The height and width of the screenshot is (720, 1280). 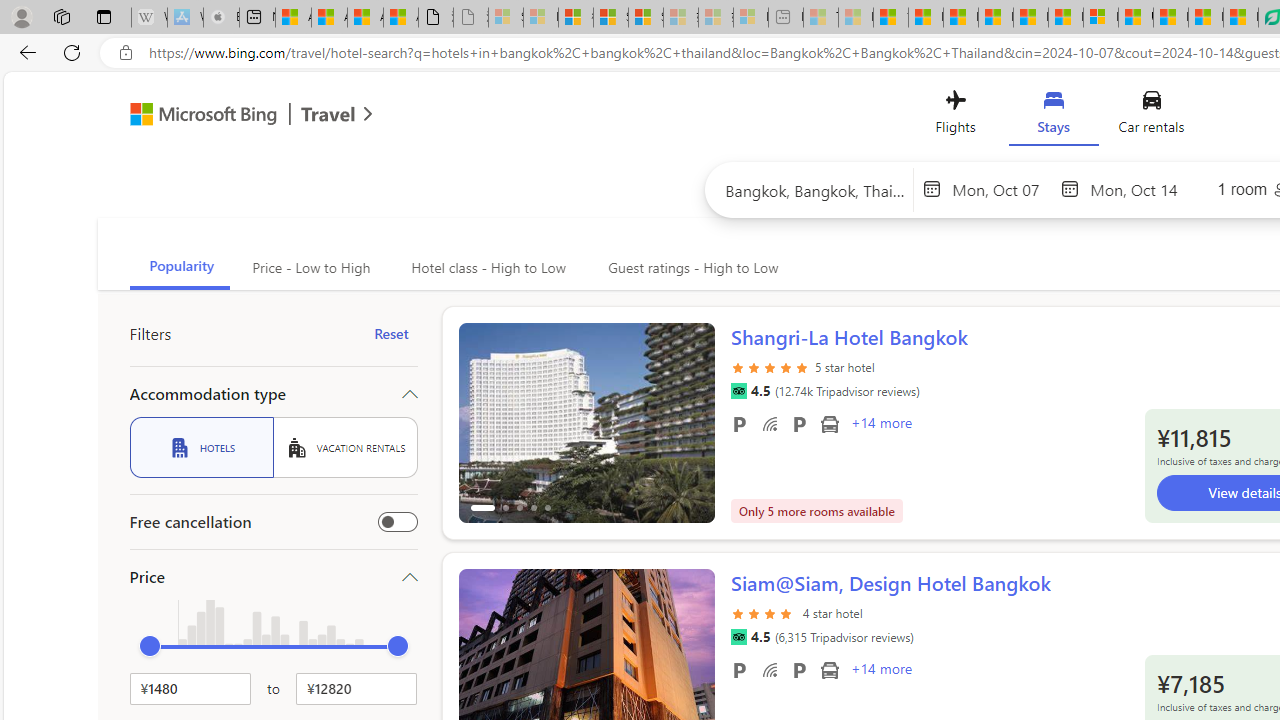 What do you see at coordinates (690, 267) in the screenshot?
I see `'Guest ratings - High to Low'` at bounding box center [690, 267].